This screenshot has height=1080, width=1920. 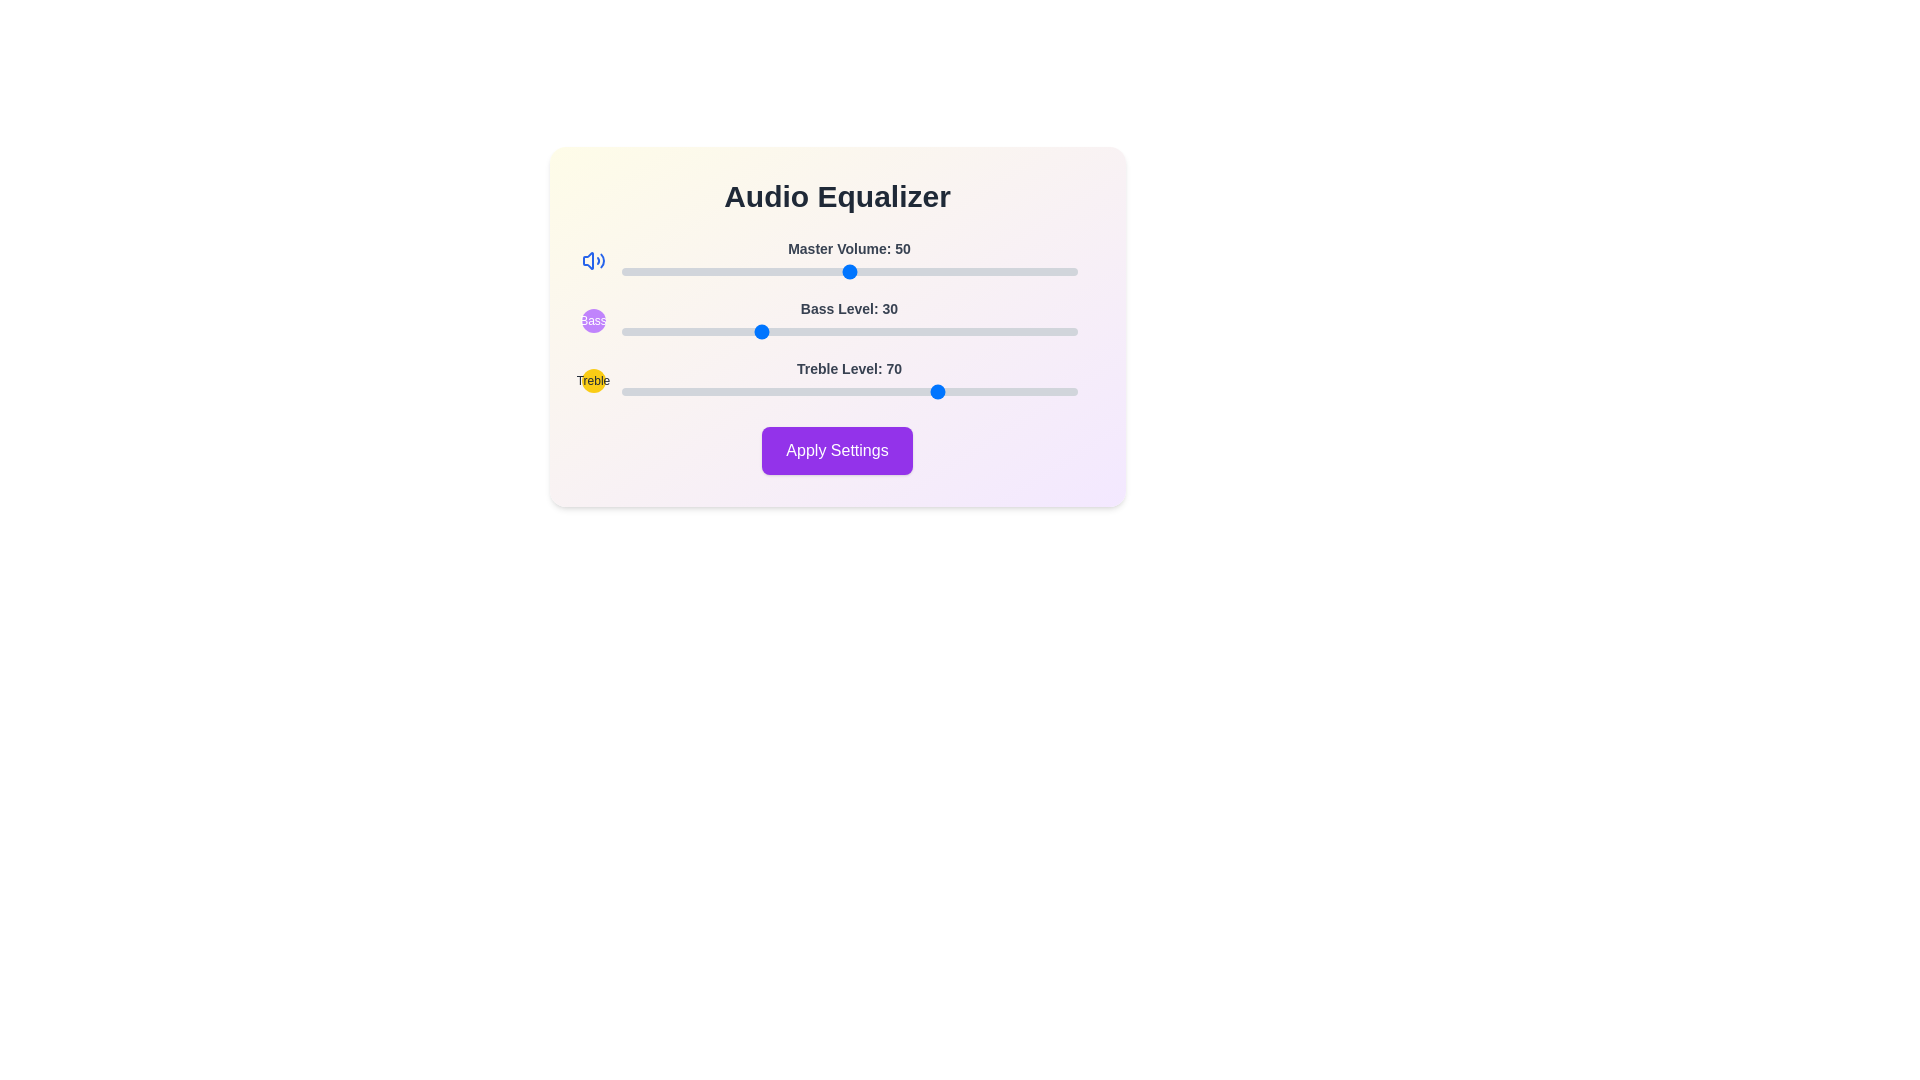 I want to click on Treble Level, so click(x=884, y=392).